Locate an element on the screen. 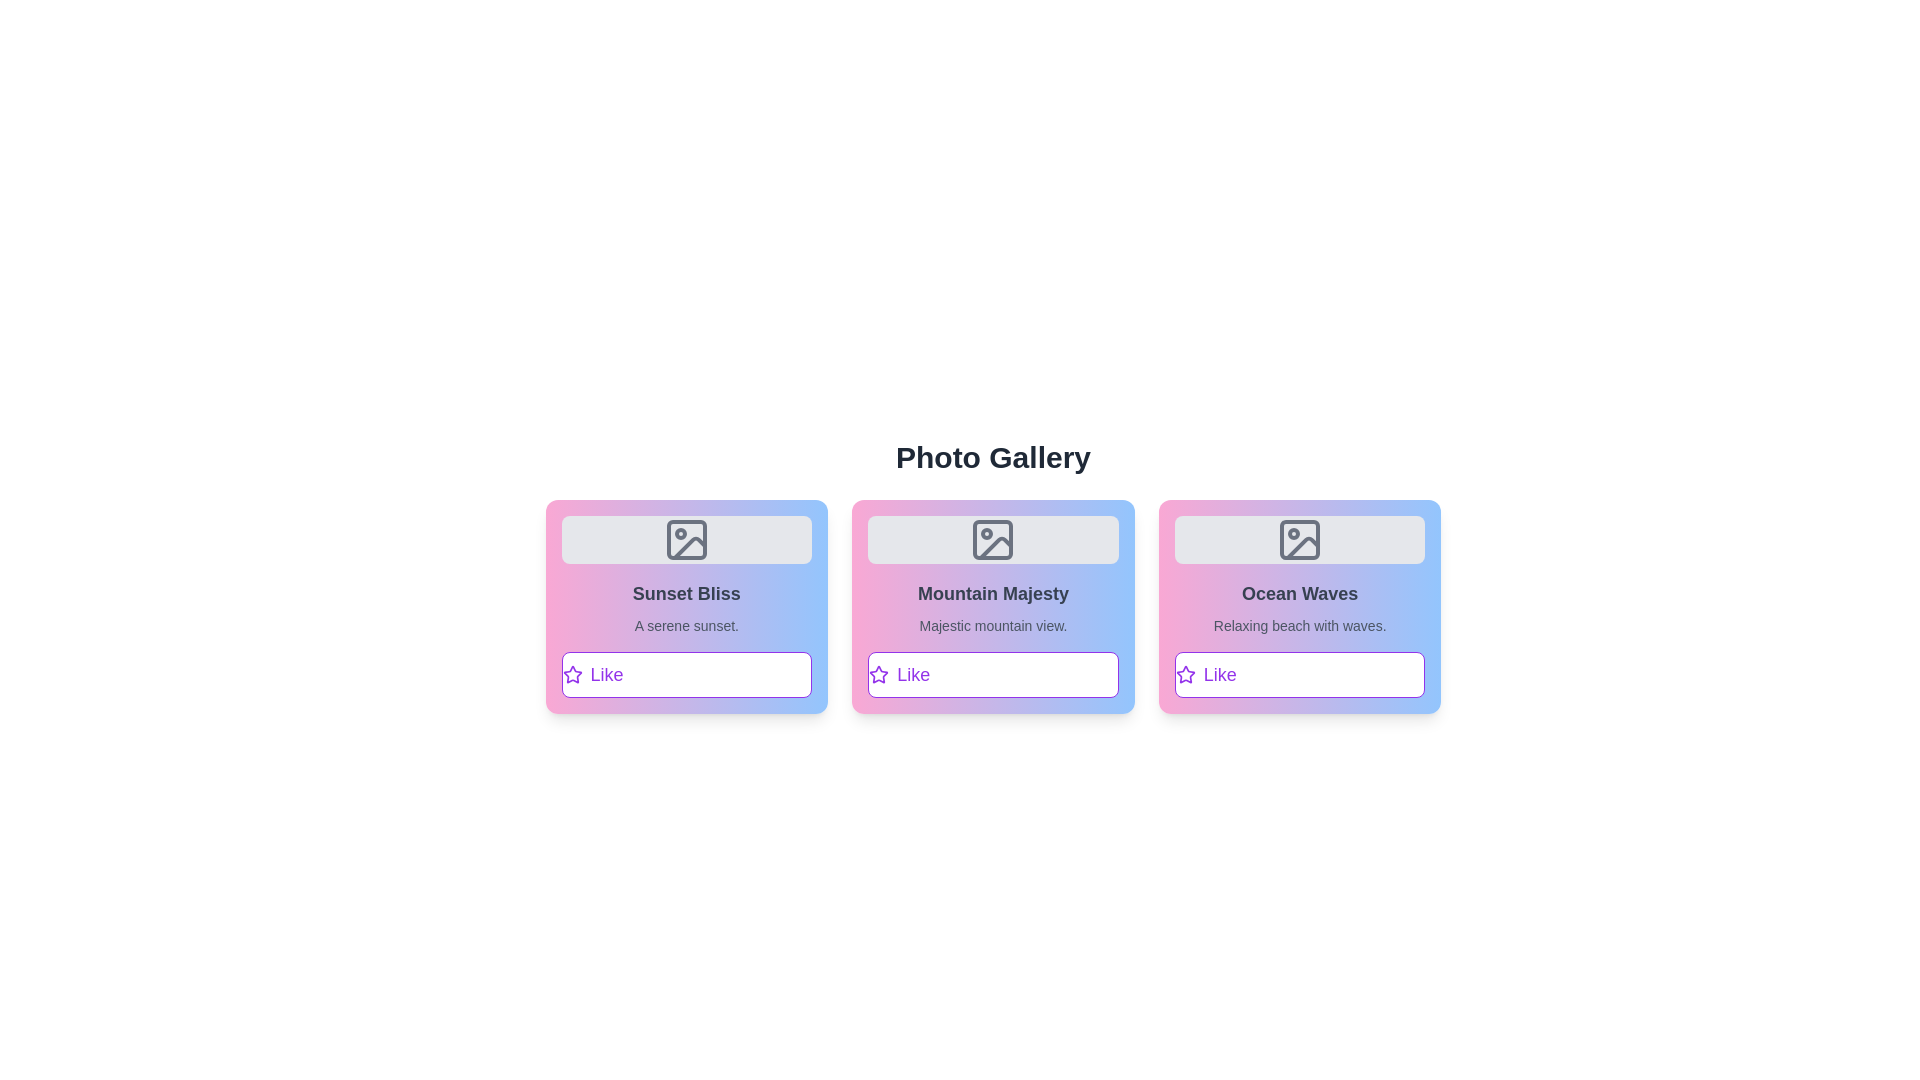 The height and width of the screenshot is (1080, 1920). 'Like' button for the photo titled 'Sunset Bliss' is located at coordinates (686, 675).